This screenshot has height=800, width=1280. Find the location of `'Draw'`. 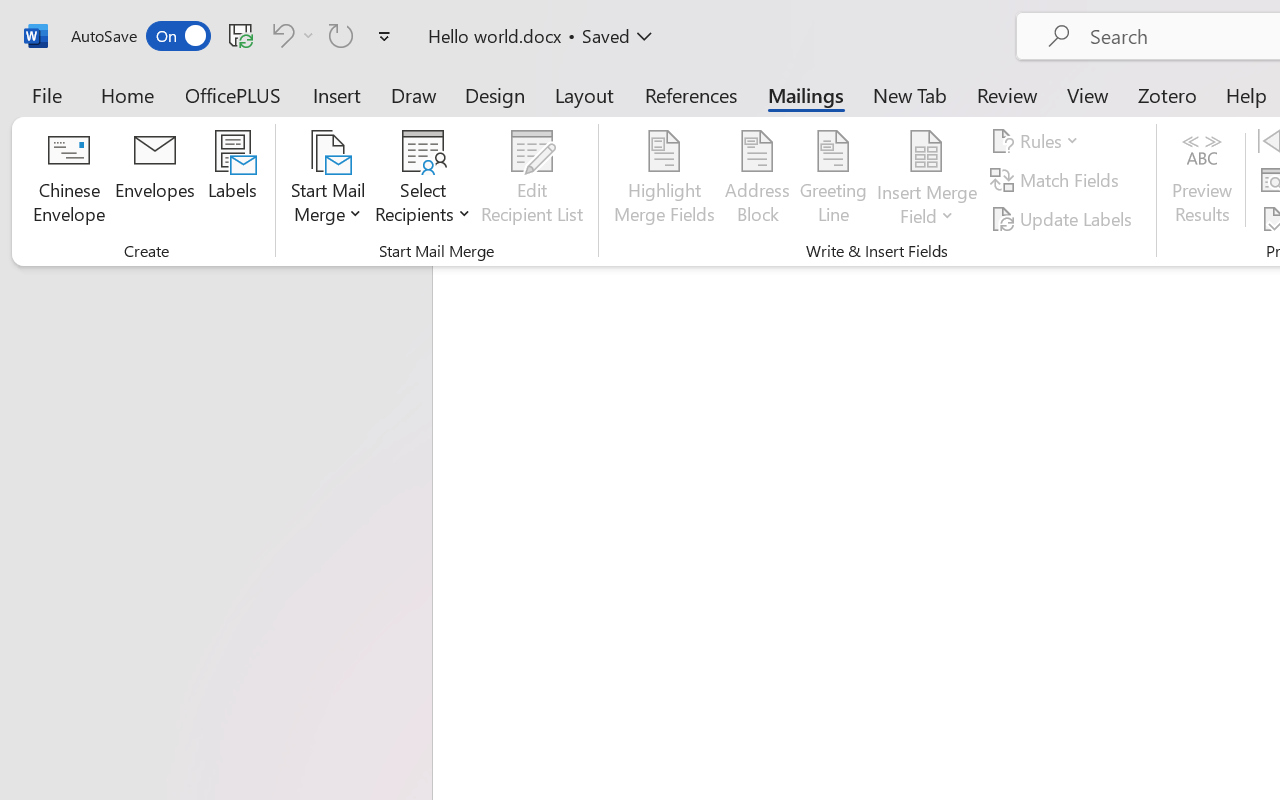

'Draw' is located at coordinates (413, 94).